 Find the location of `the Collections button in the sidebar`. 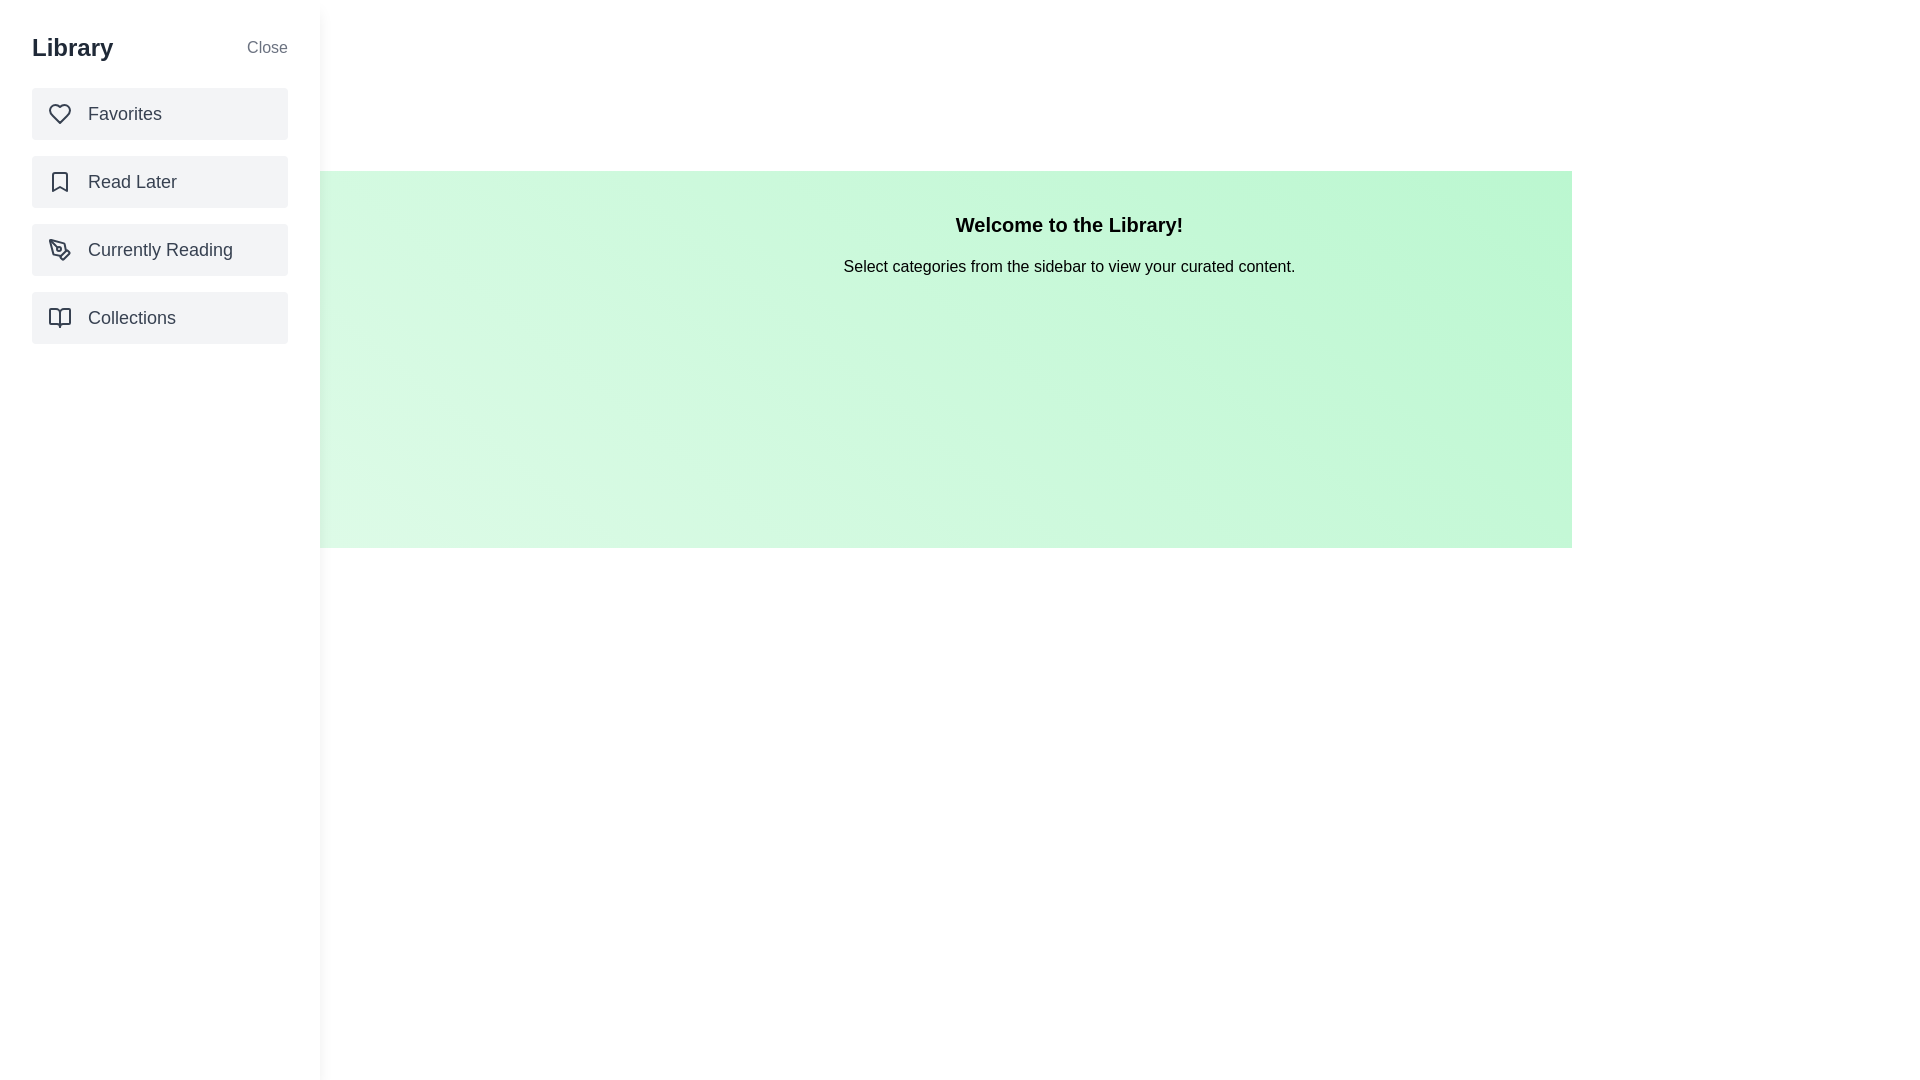

the Collections button in the sidebar is located at coordinates (158, 316).